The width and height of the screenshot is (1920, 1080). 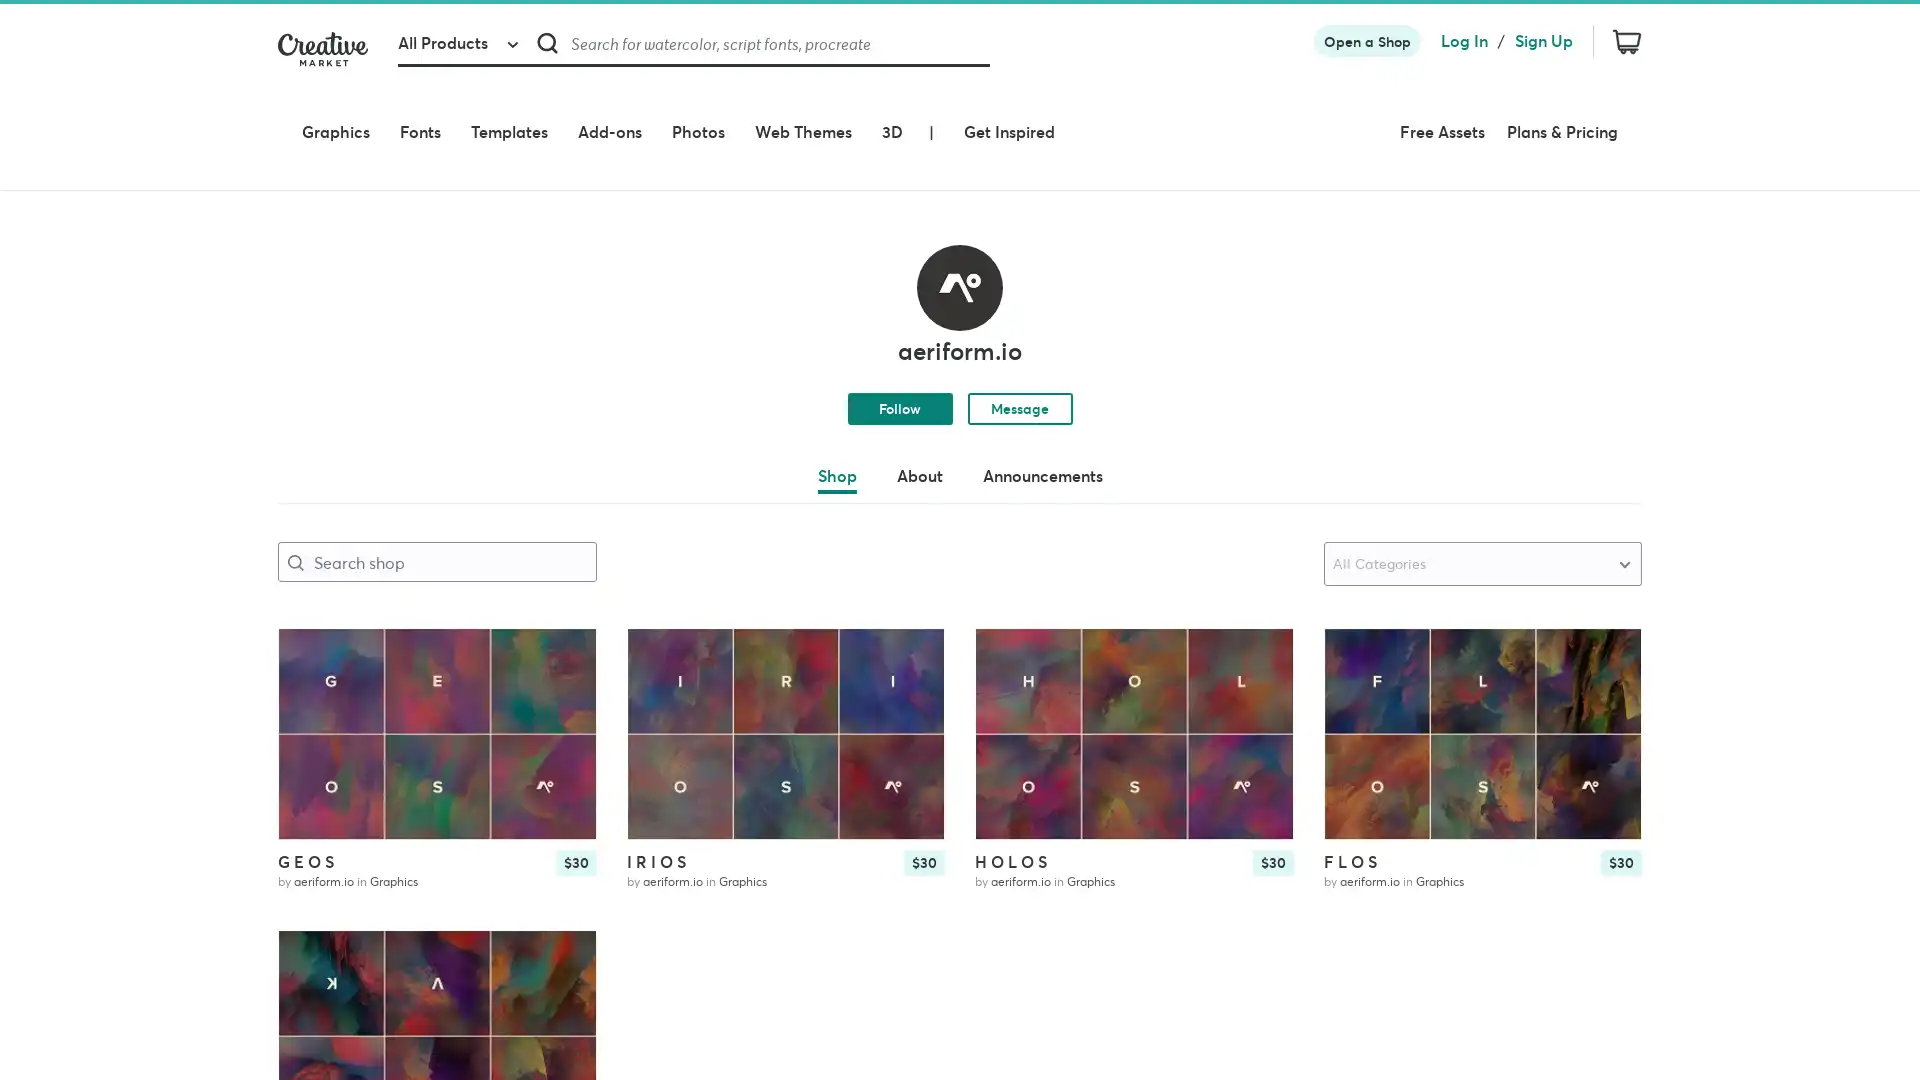 What do you see at coordinates (1259, 618) in the screenshot?
I see `Save` at bounding box center [1259, 618].